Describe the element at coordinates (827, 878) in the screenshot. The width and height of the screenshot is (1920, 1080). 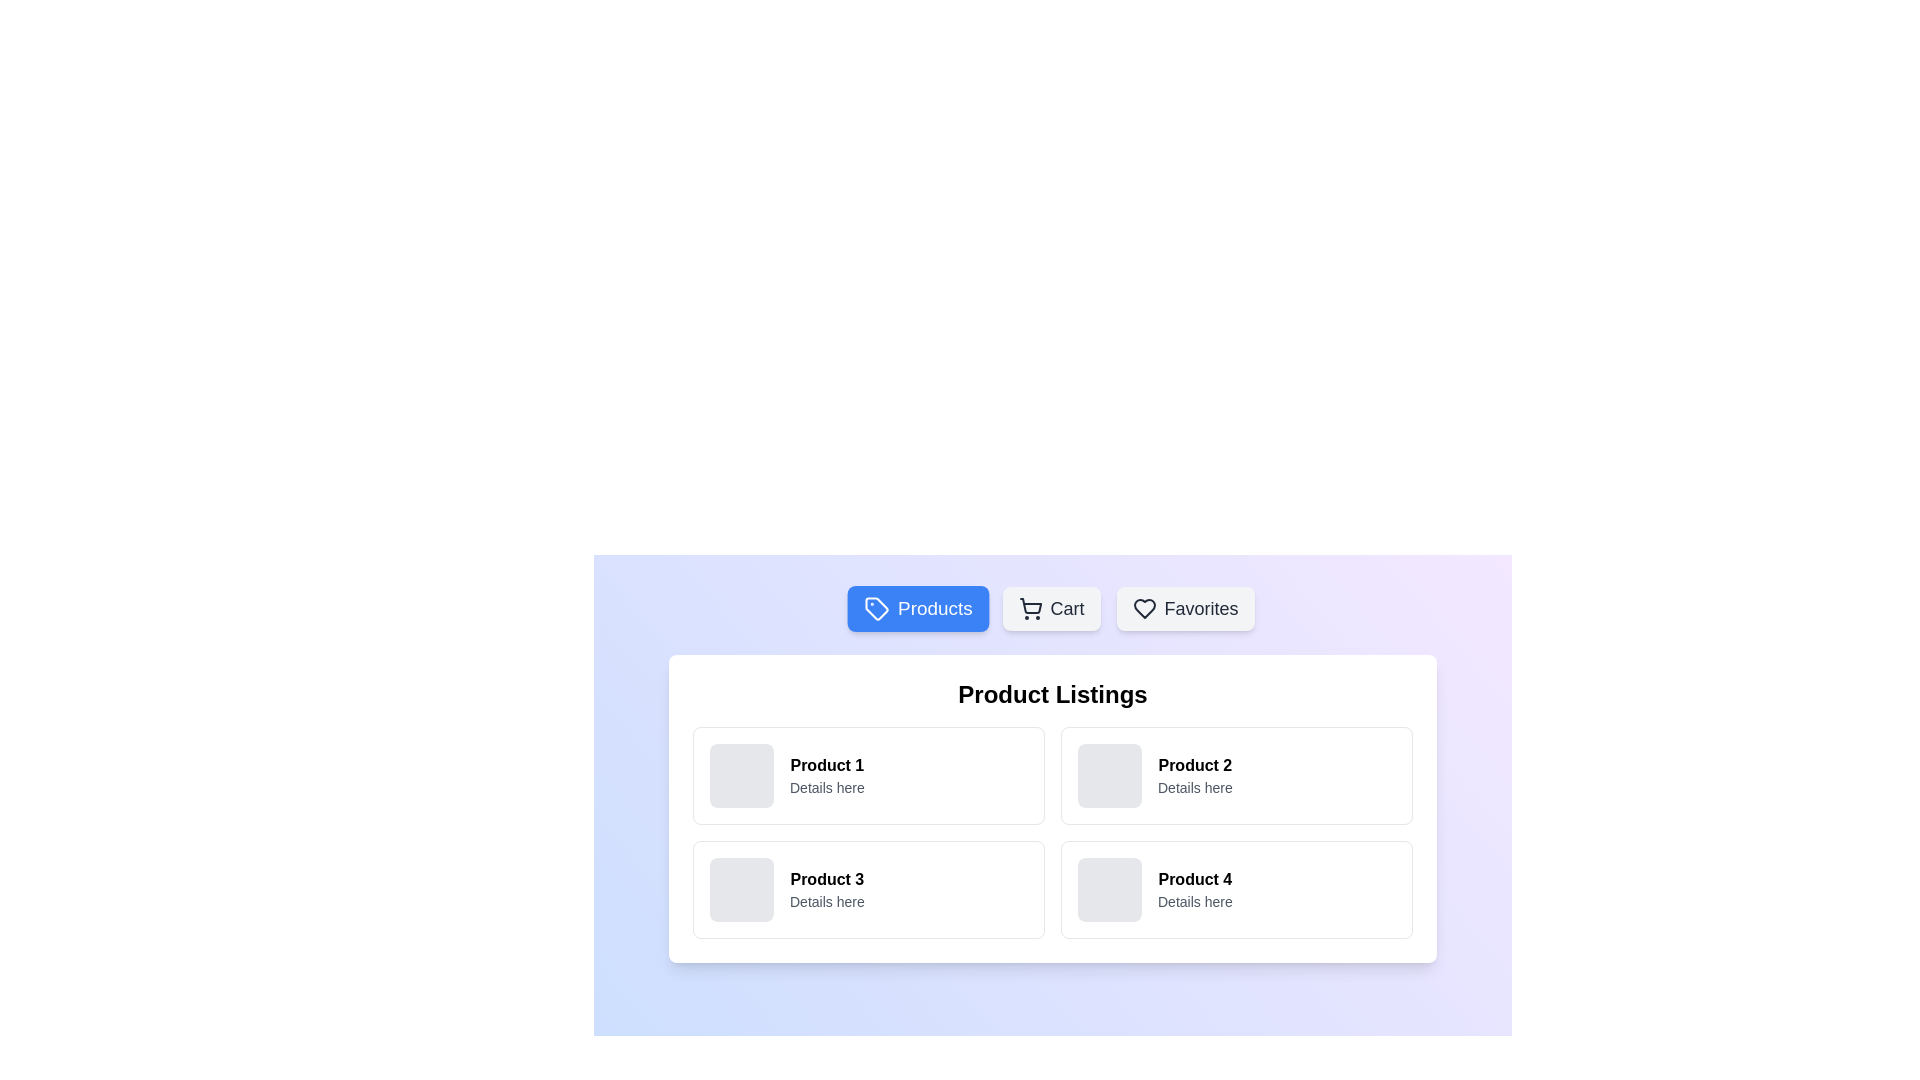
I see `text label that displays 'Product 3', which is bold and located in the third product card at the bottom-left corner of the product grid` at that location.